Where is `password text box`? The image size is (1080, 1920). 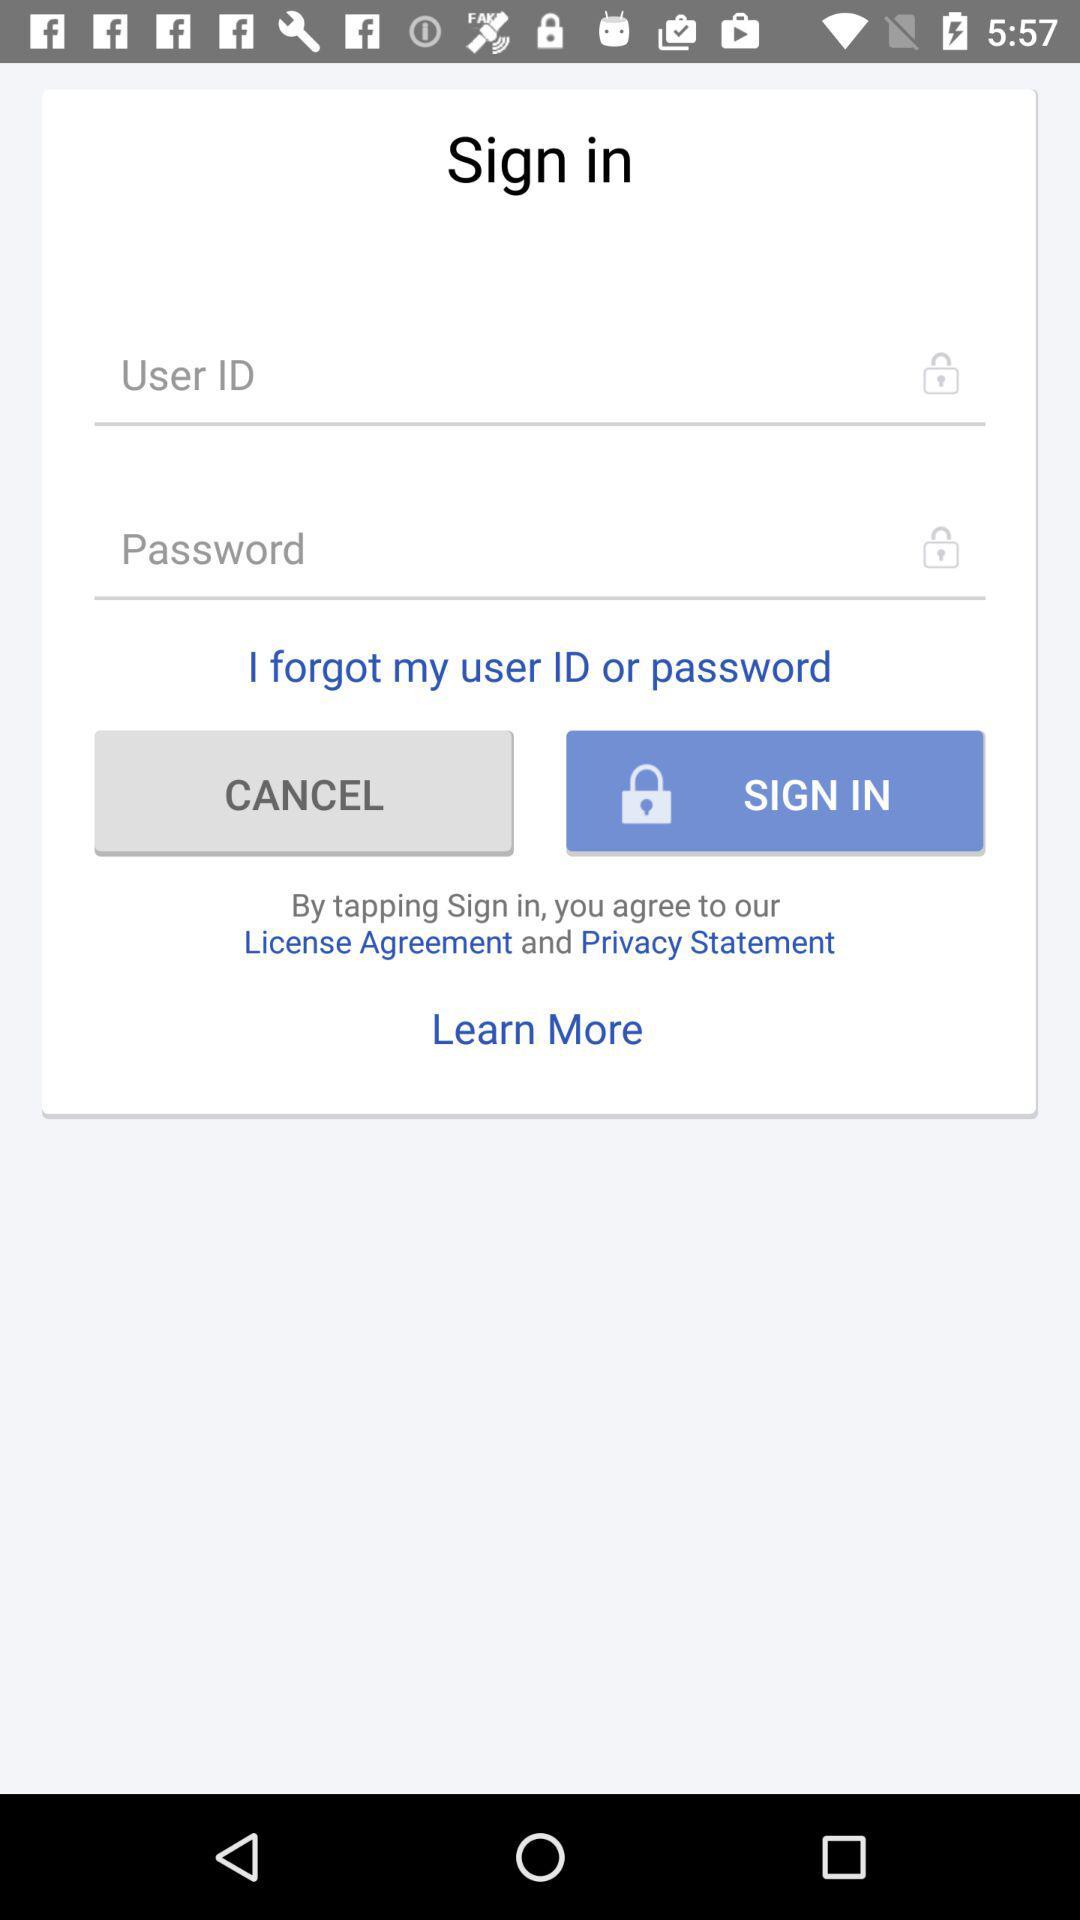 password text box is located at coordinates (540, 547).